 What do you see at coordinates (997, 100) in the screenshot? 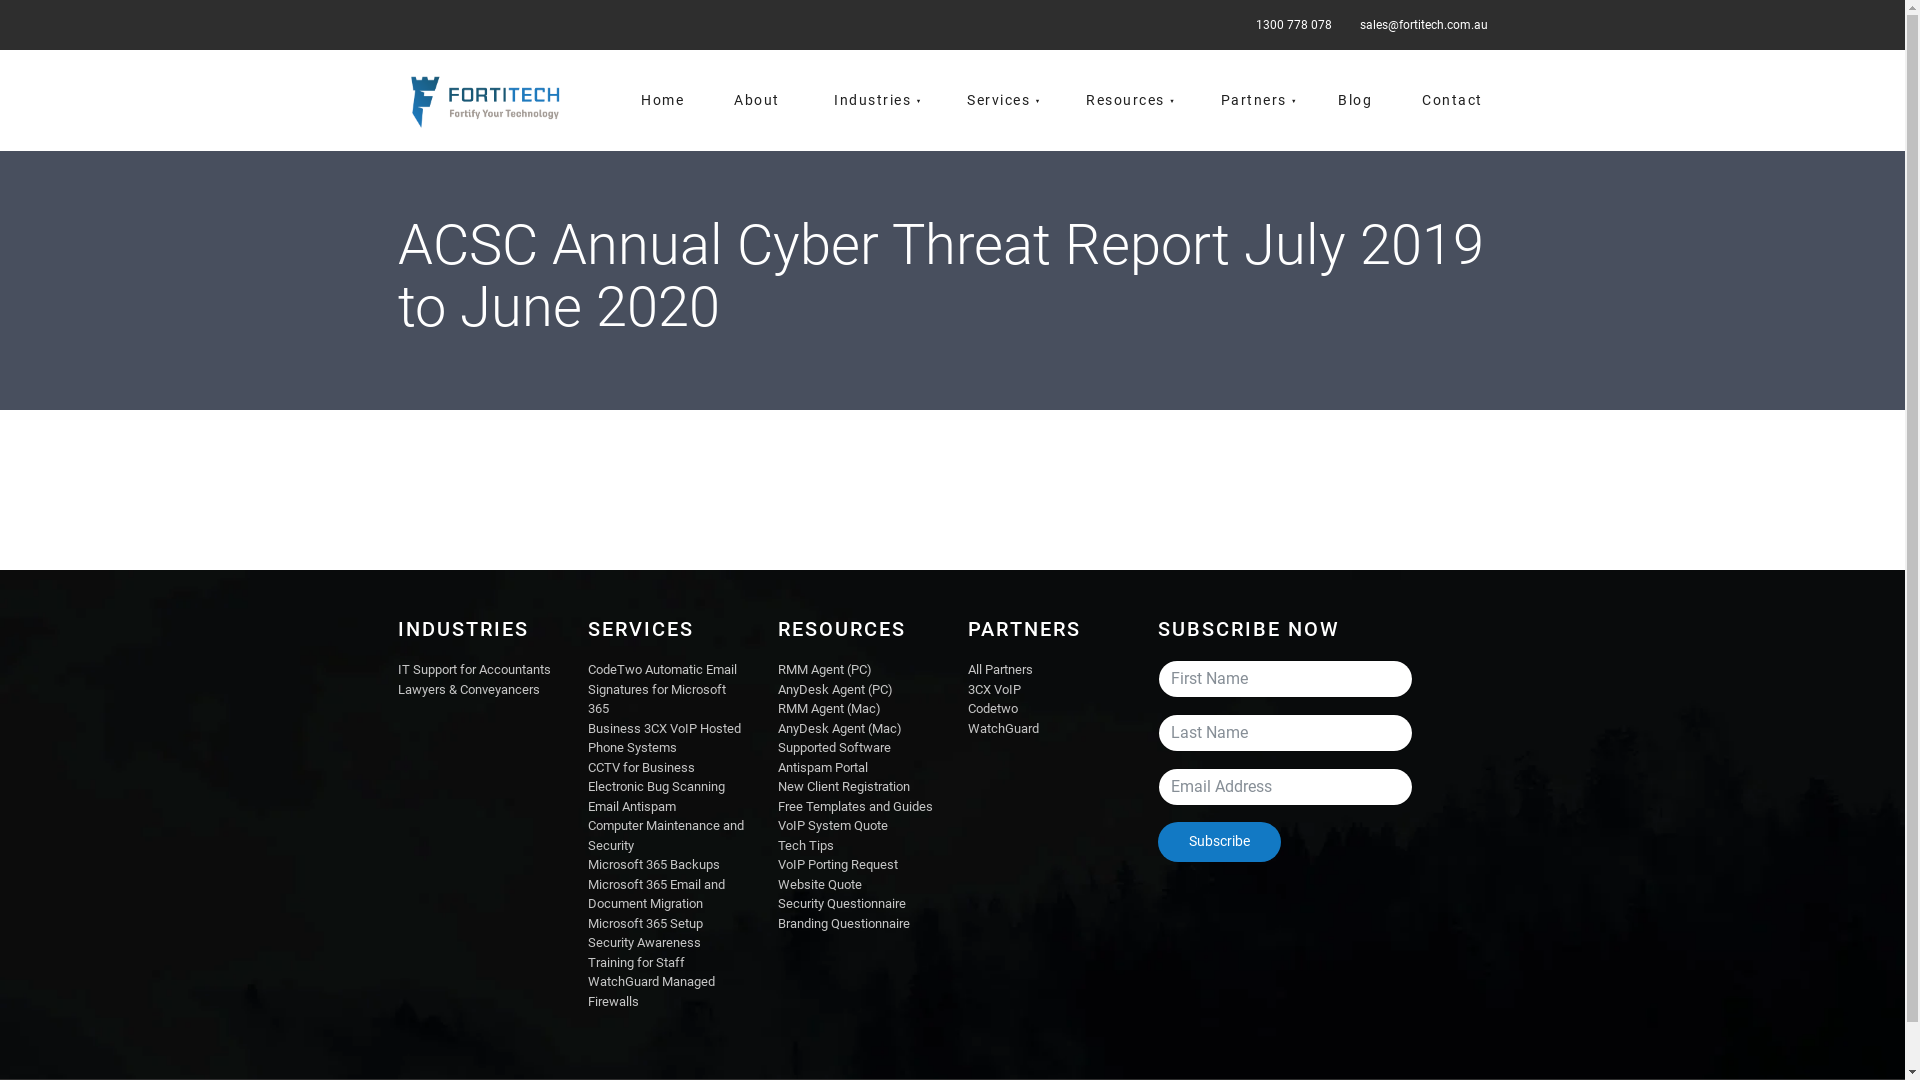
I see `'Services'` at bounding box center [997, 100].